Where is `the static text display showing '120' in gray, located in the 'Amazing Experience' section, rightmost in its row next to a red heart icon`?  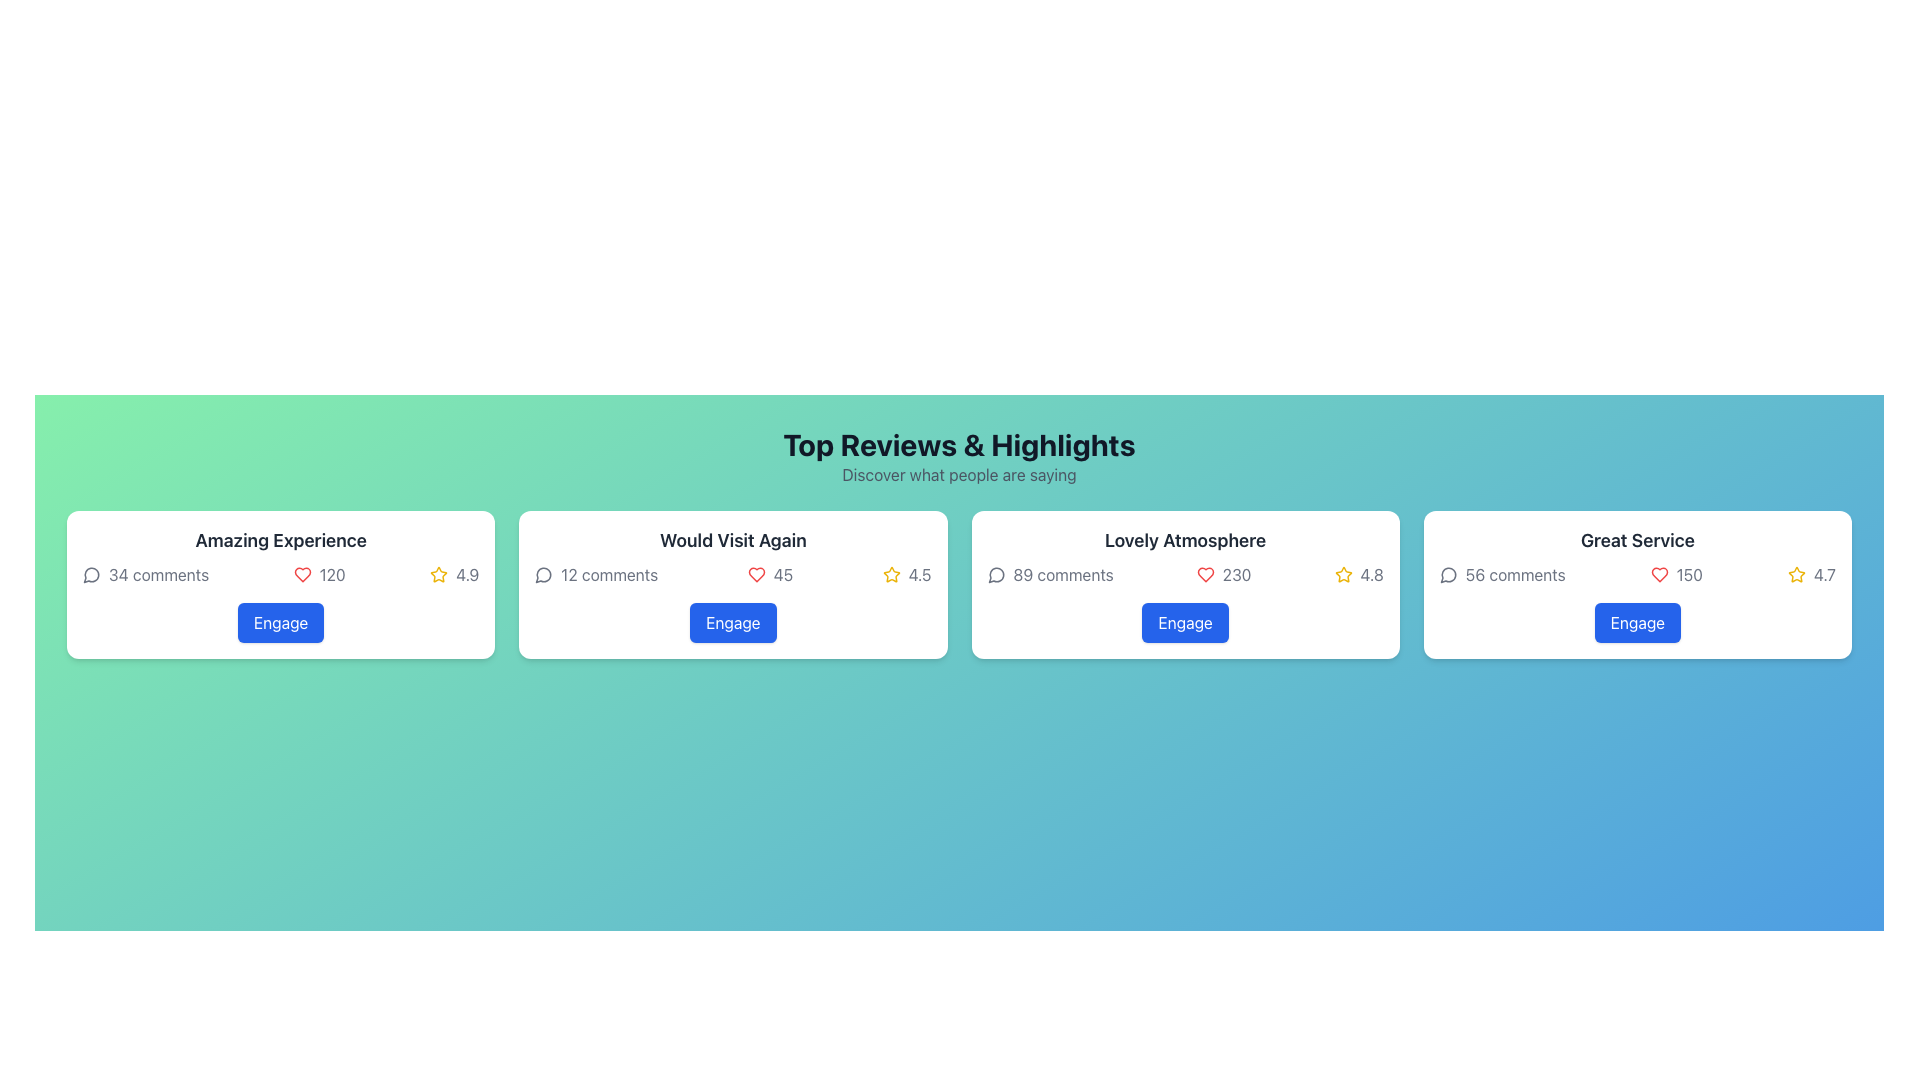
the static text display showing '120' in gray, located in the 'Amazing Experience' section, rightmost in its row next to a red heart icon is located at coordinates (332, 574).